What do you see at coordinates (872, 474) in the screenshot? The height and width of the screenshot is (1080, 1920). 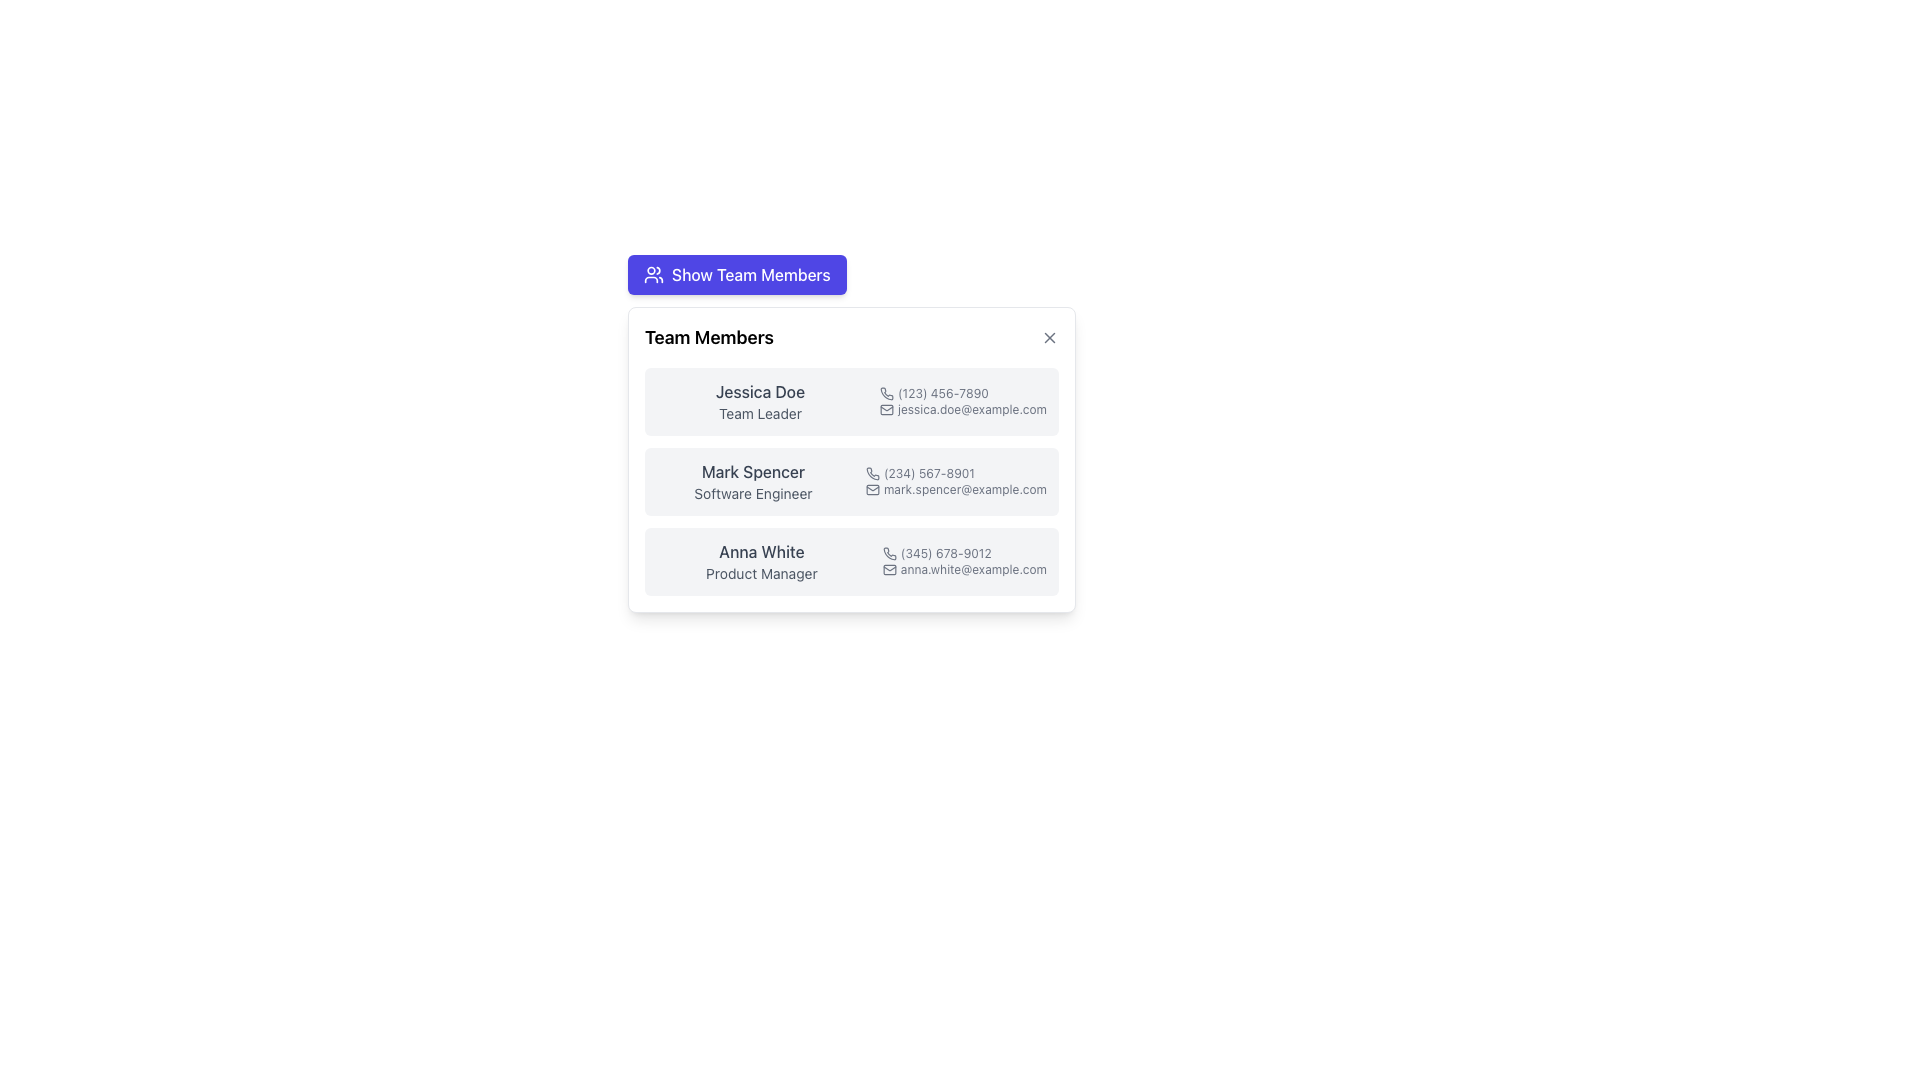 I see `the phone icon located to the left of the phone number '(234) 567-8901' in the second row of the 'Team Members' modal` at bounding box center [872, 474].